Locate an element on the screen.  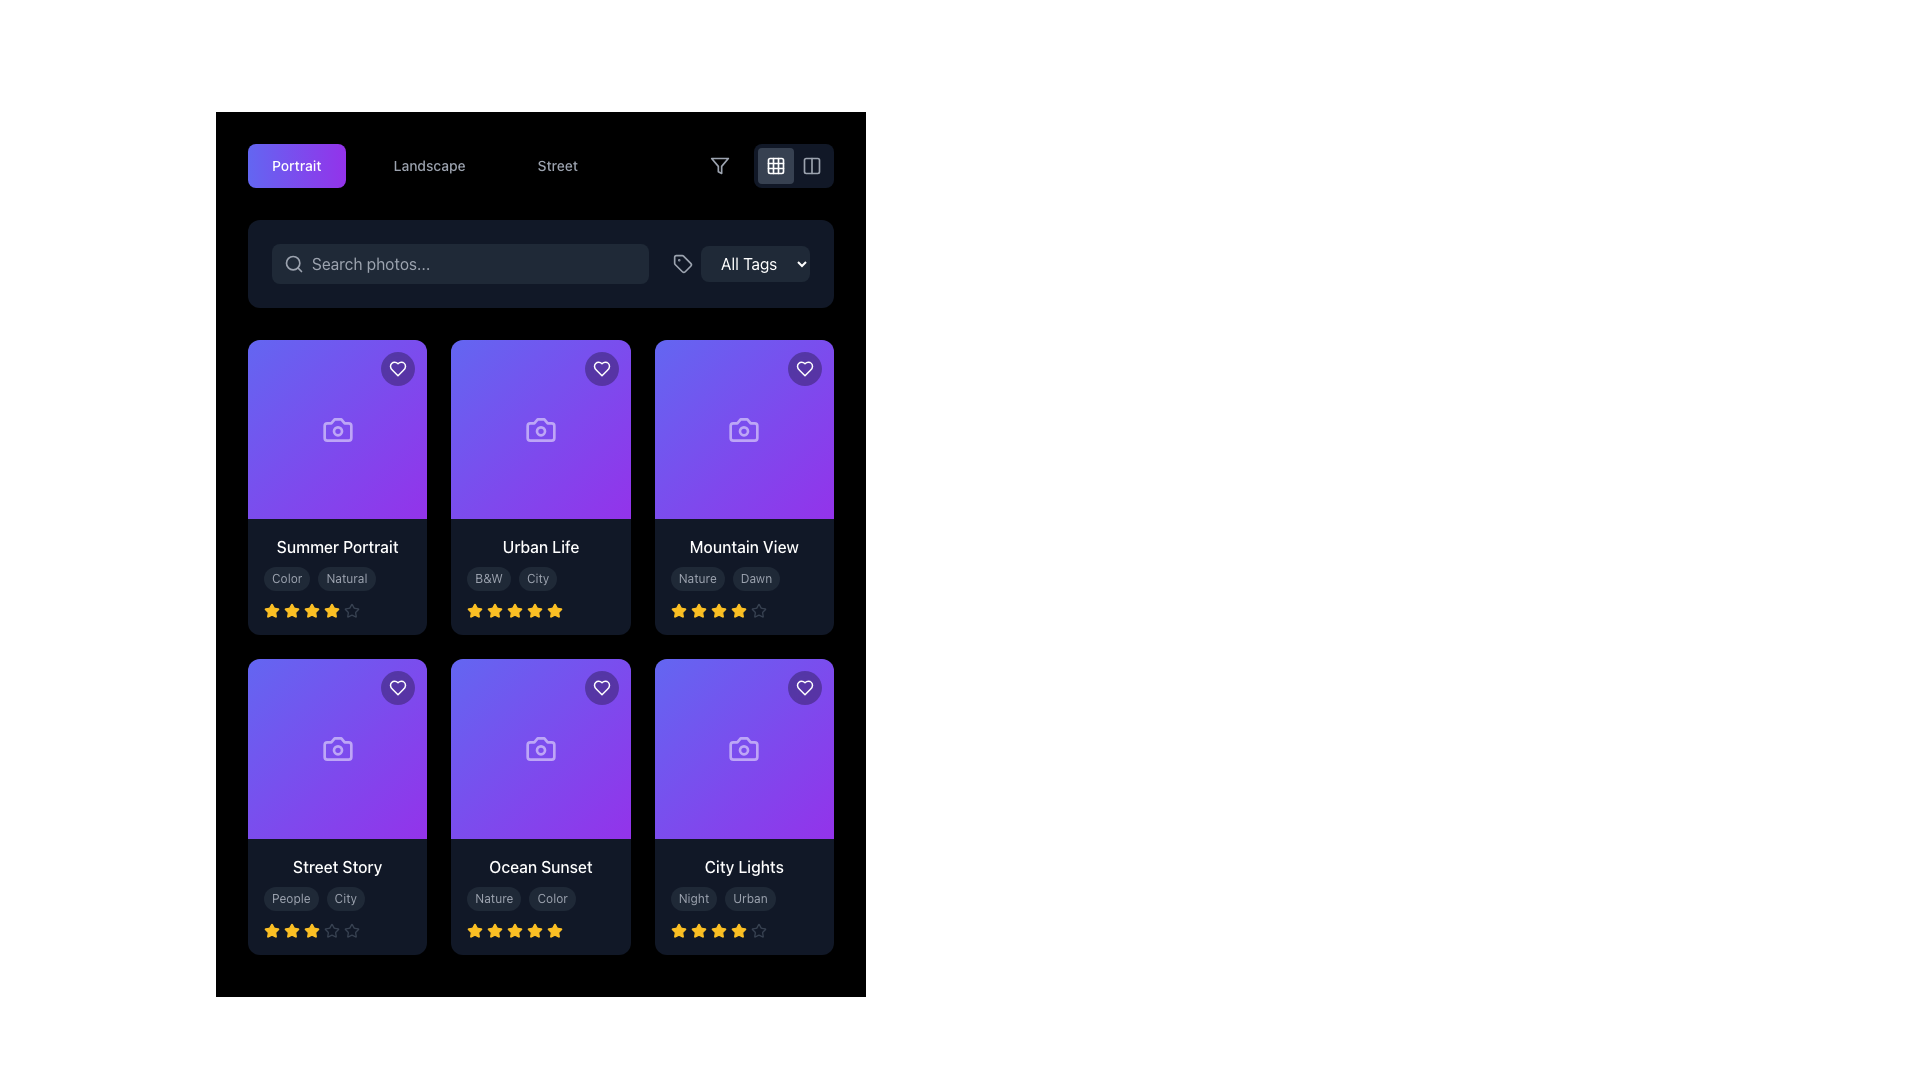
the state of the amber star-shaped rating icon positioned in the second star slot of the five-star rating component below the 'Mountain View' card is located at coordinates (698, 610).